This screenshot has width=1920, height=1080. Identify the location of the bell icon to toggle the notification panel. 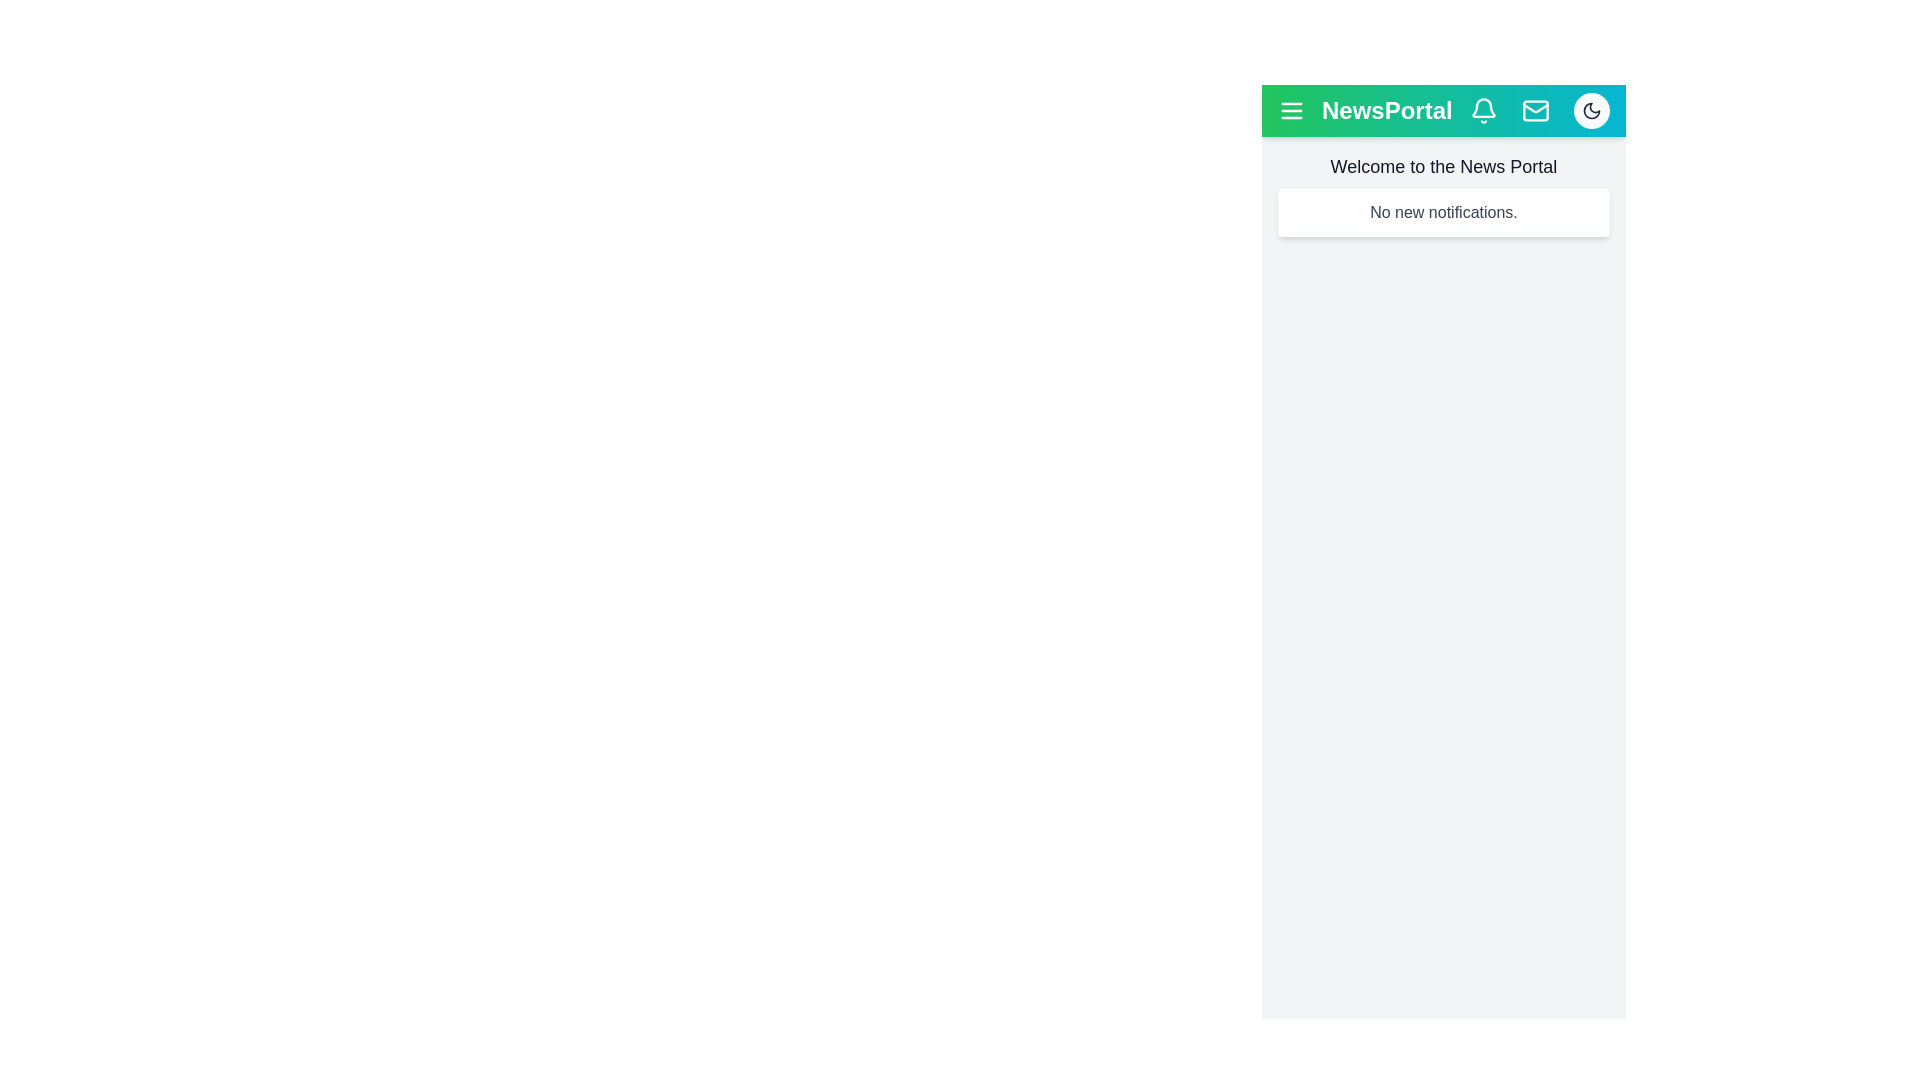
(1483, 111).